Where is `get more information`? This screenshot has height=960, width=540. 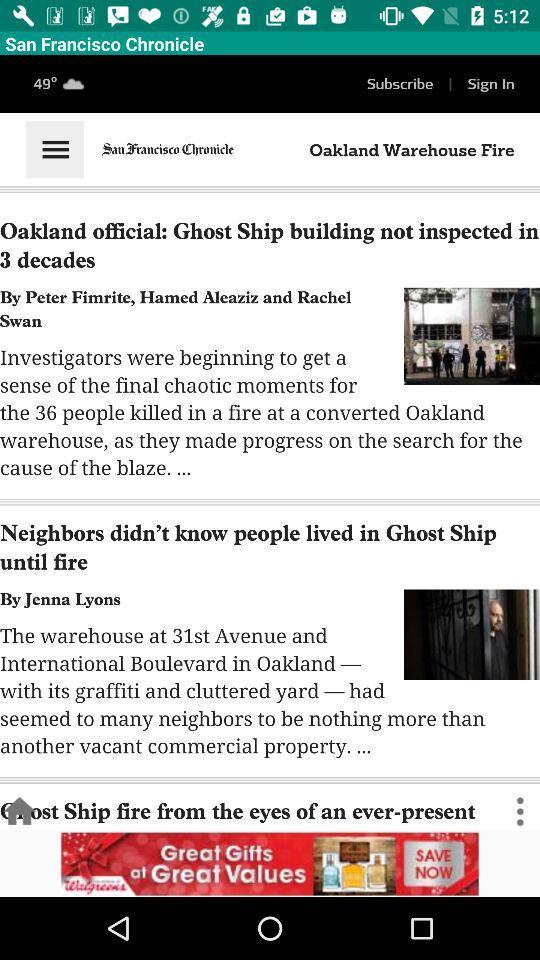
get more information is located at coordinates (270, 863).